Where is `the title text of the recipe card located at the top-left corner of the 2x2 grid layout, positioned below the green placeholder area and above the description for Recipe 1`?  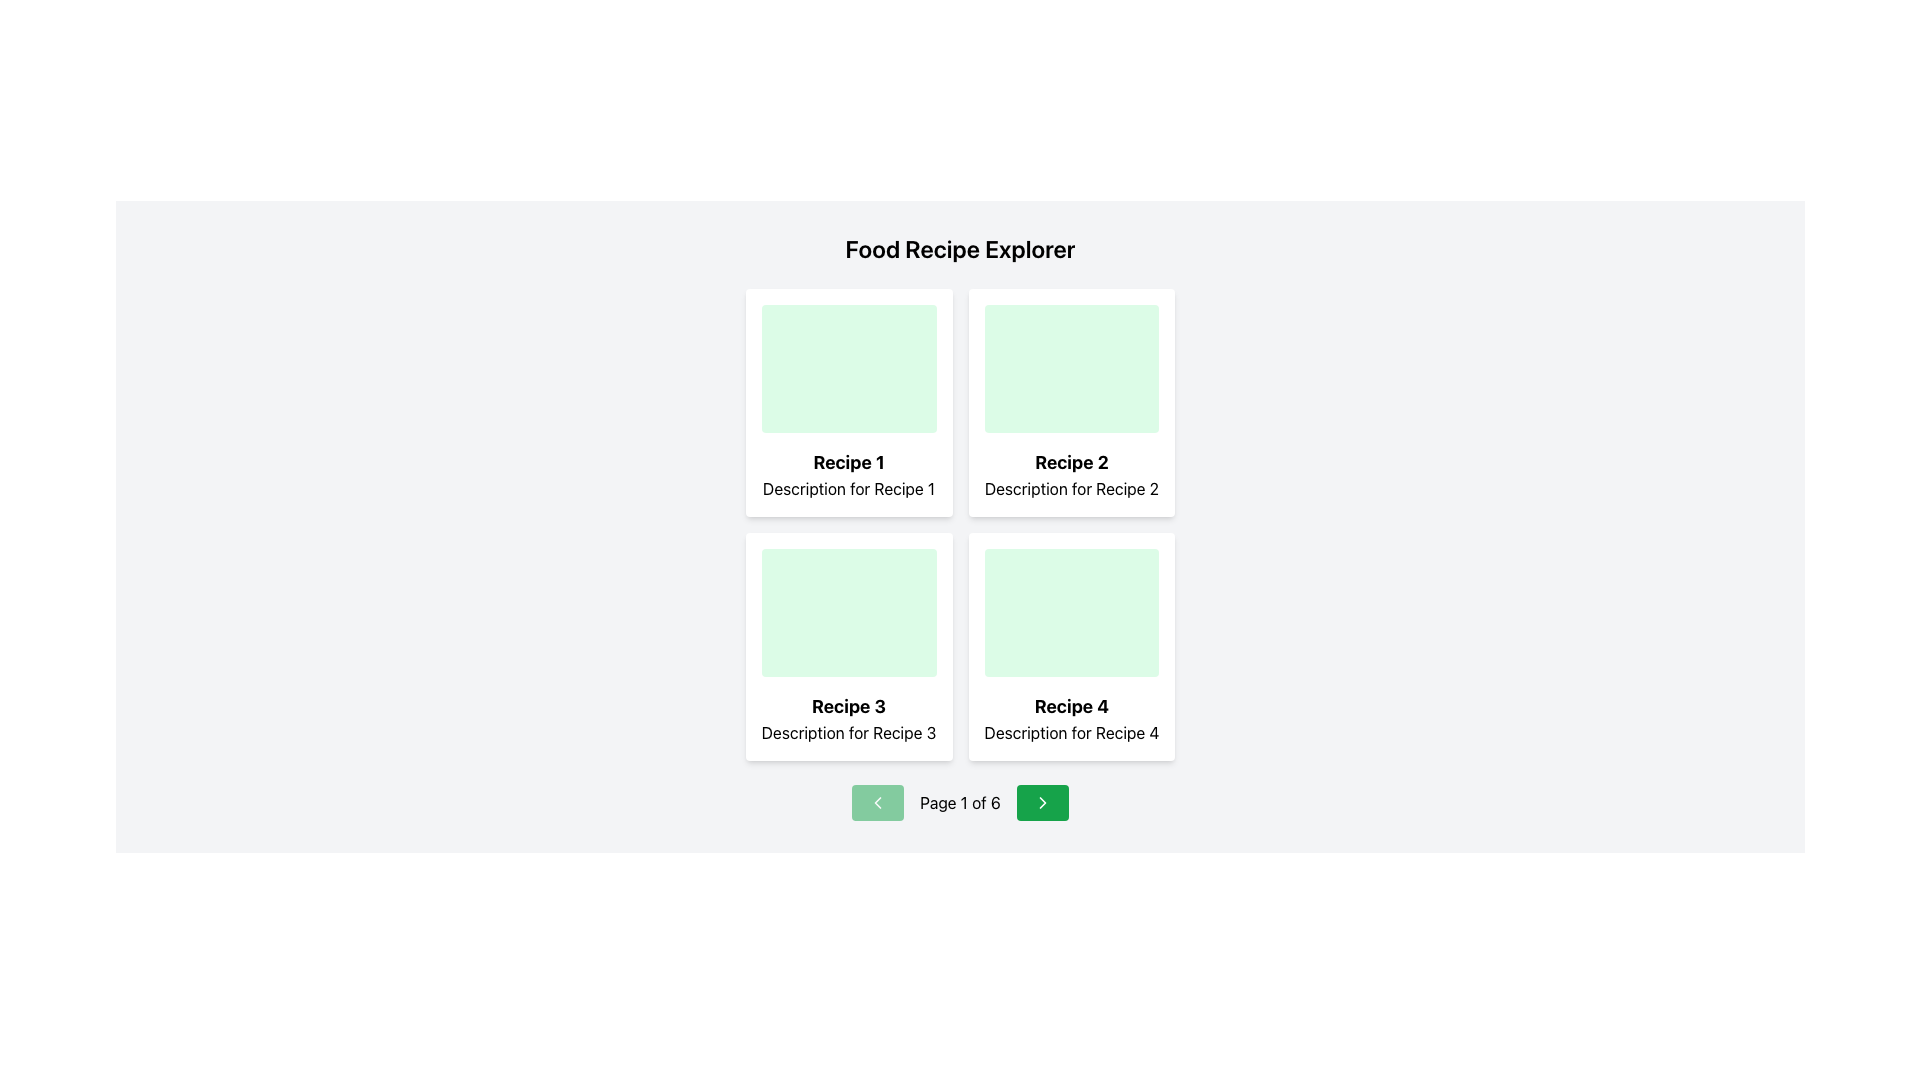
the title text of the recipe card located at the top-left corner of the 2x2 grid layout, positioned below the green placeholder area and above the description for Recipe 1 is located at coordinates (849, 462).